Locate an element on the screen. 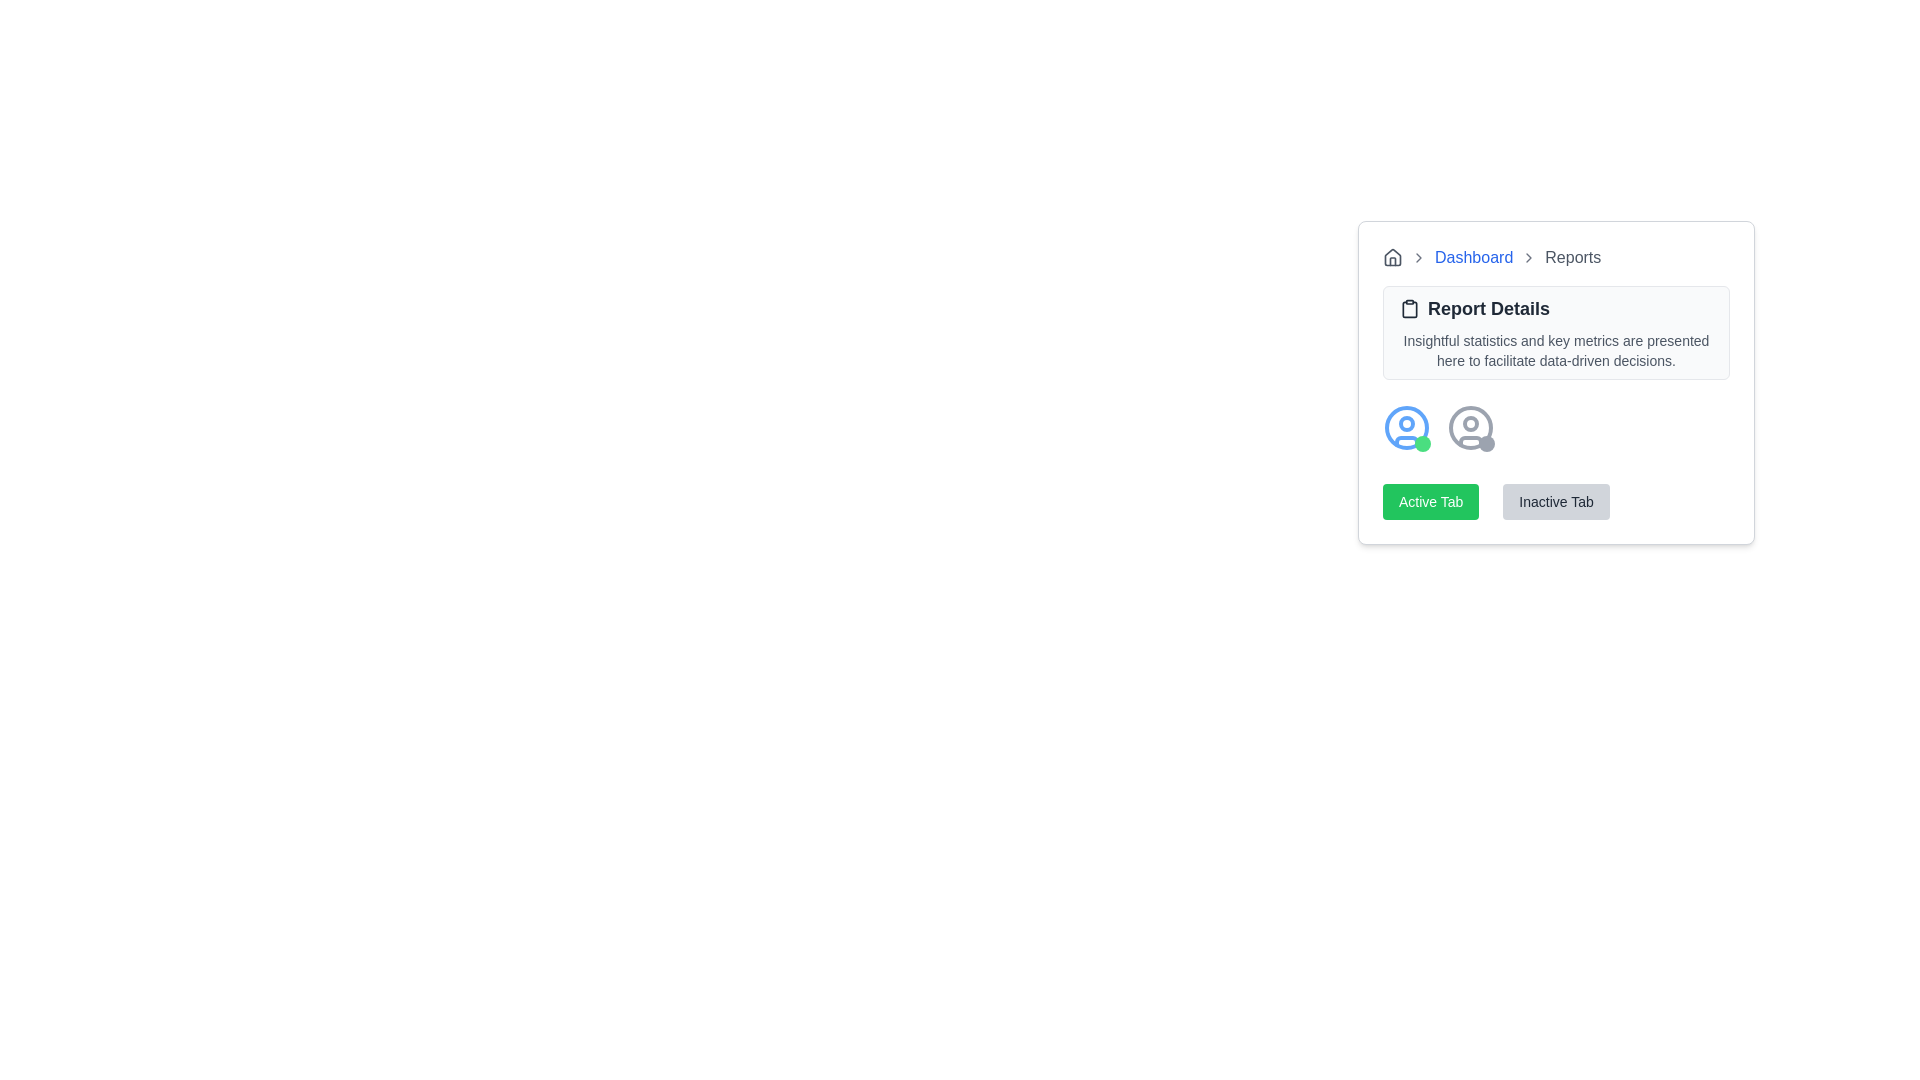 The width and height of the screenshot is (1920, 1080). the breadcrumb link or label located in the breadcrumb navigation bar at the upper-left corner of a card, which is the last link in the sequence following the 'Dashboard' link is located at coordinates (1555, 257).